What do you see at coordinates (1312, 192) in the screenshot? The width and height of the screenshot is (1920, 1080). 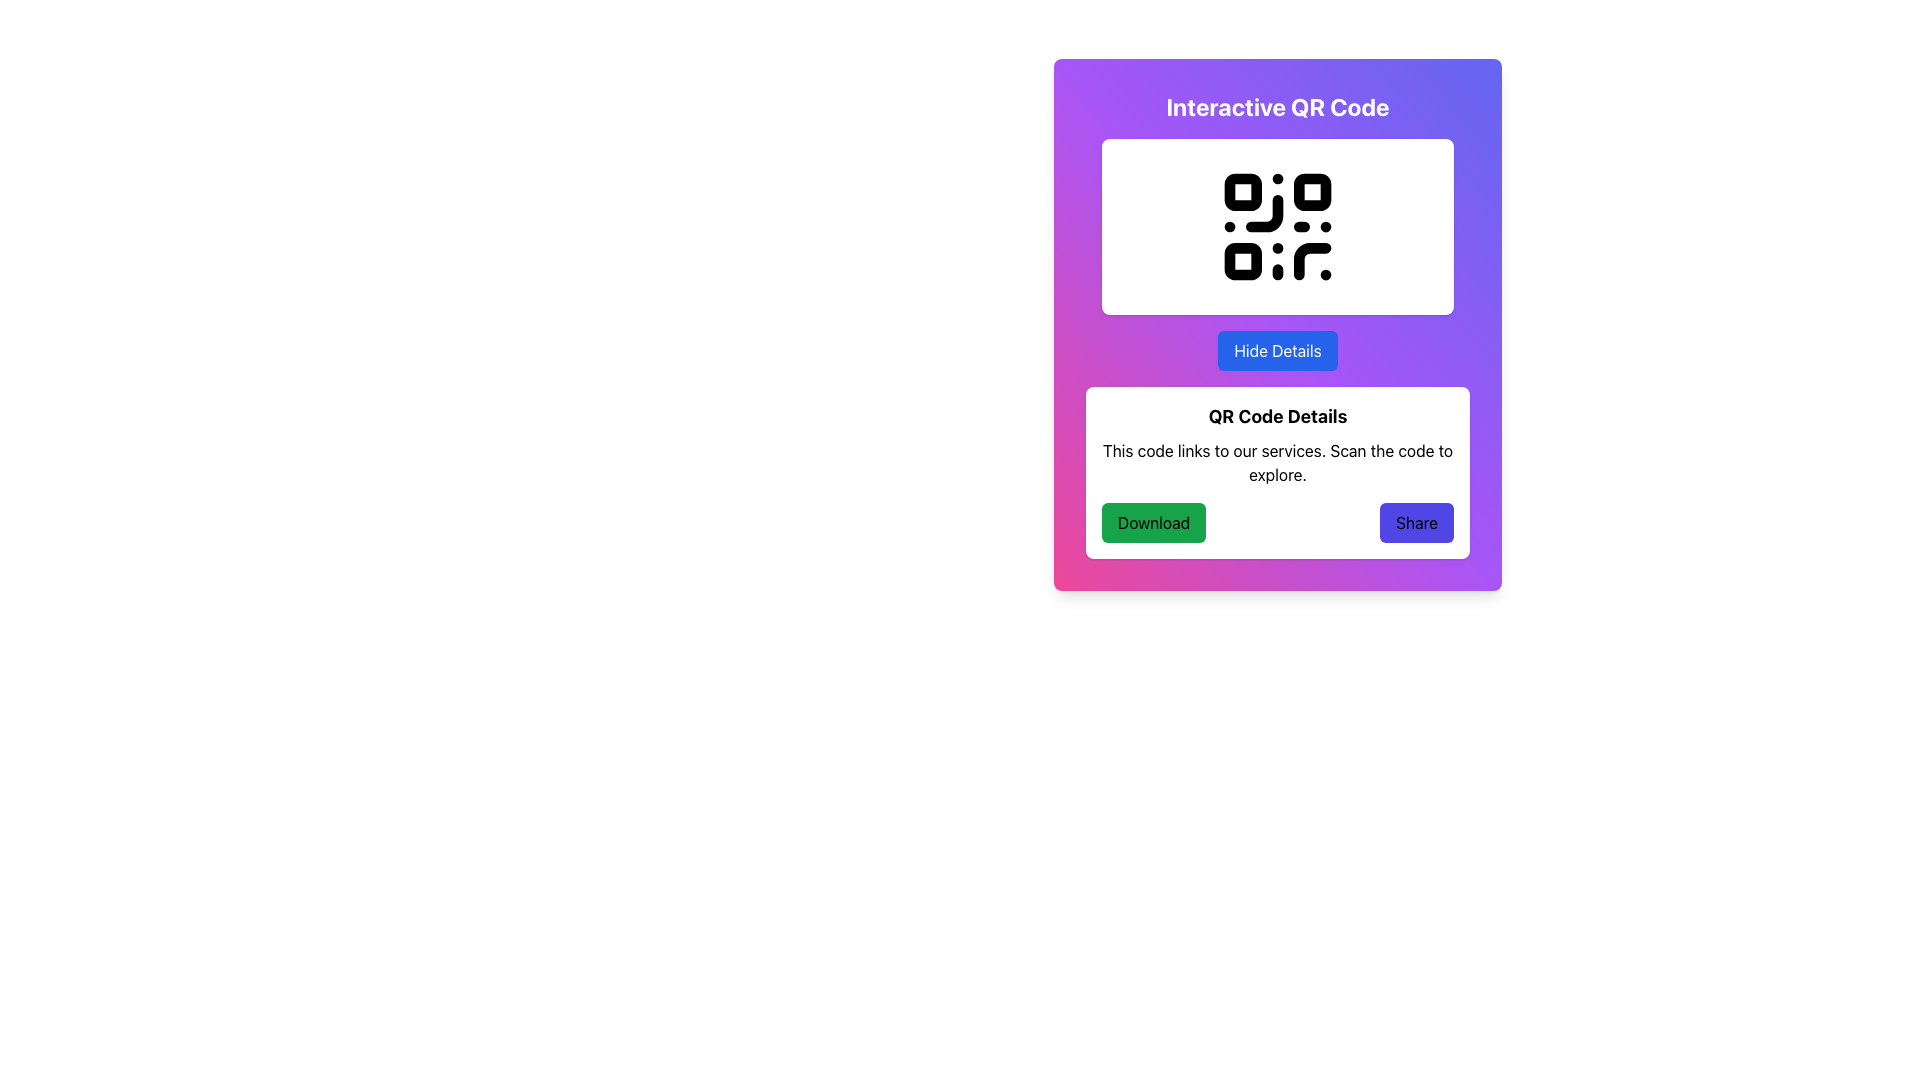 I see `the second square in the top row of the QR code, which contributes to its overall representation and functionality` at bounding box center [1312, 192].